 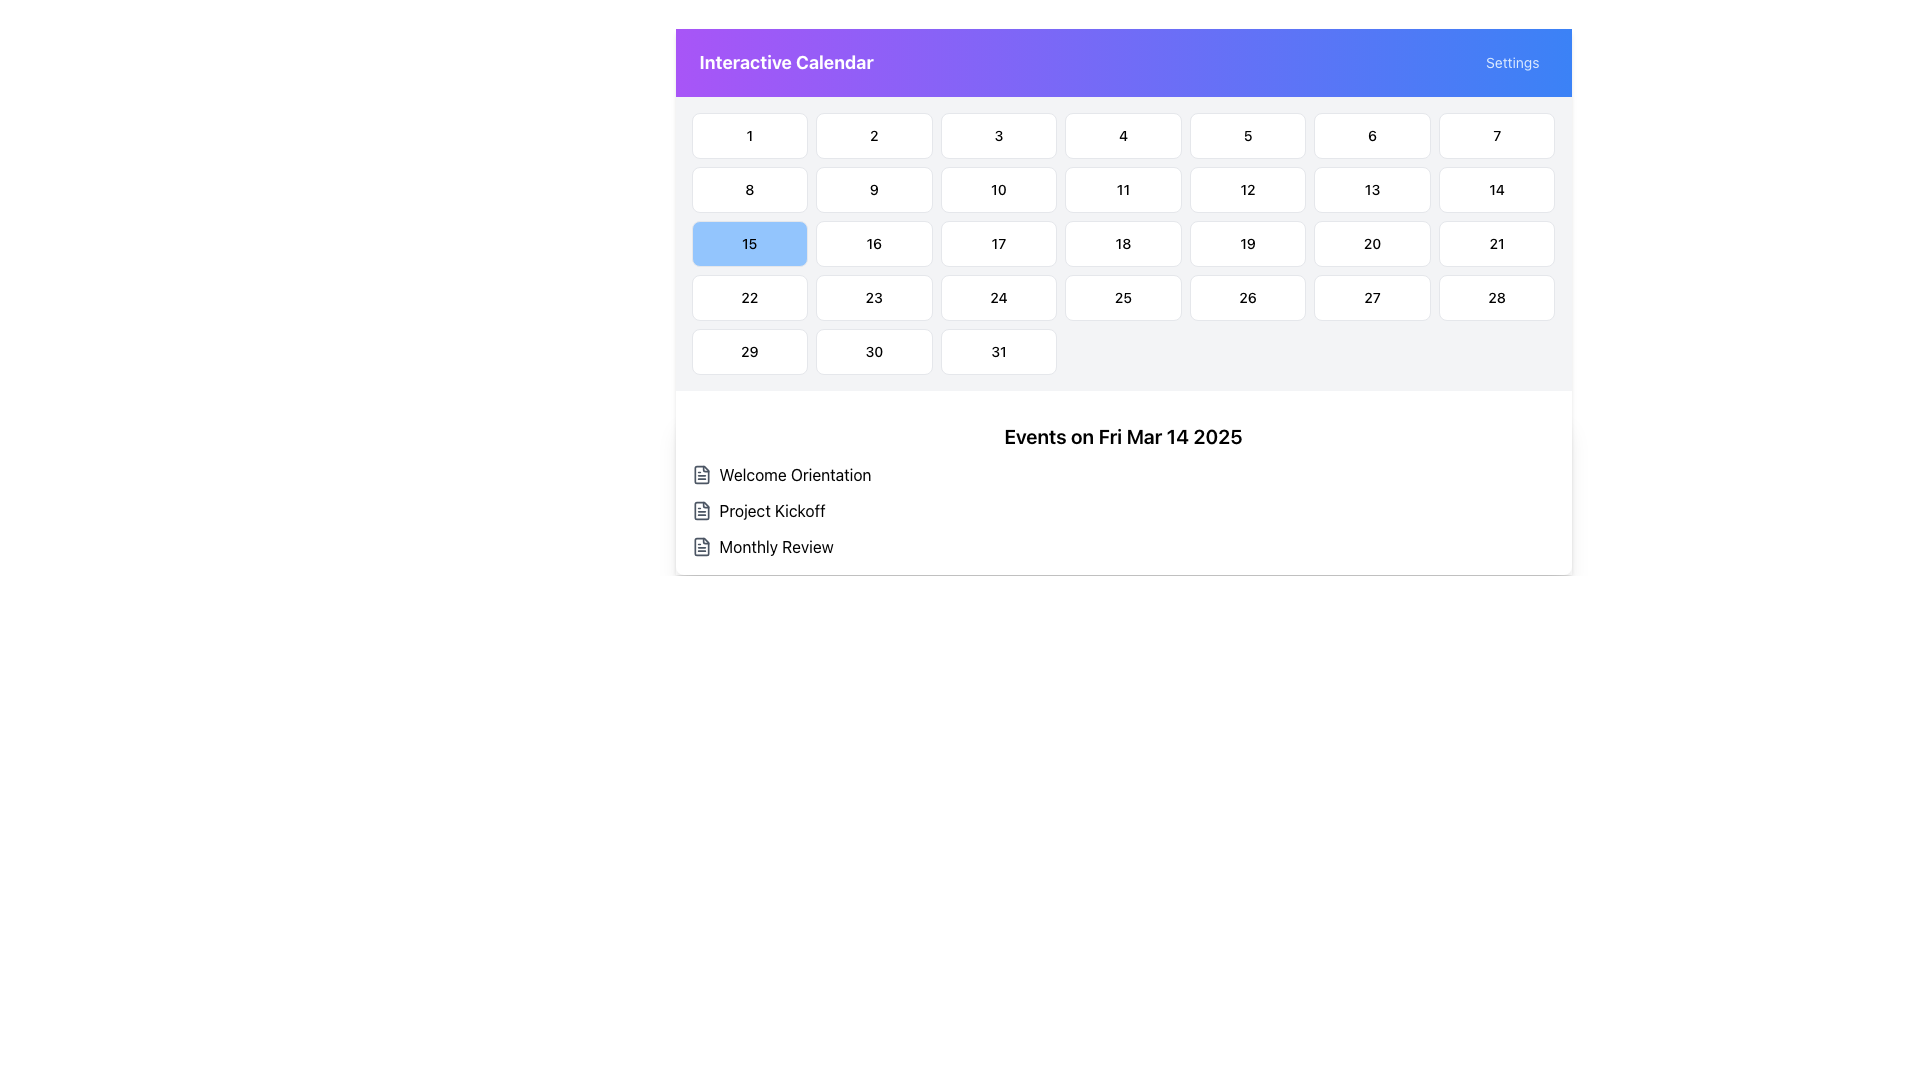 I want to click on the static text label representing the 24th day of the month in the calendar grid, located in the fourth row and fourth column, so click(x=998, y=297).